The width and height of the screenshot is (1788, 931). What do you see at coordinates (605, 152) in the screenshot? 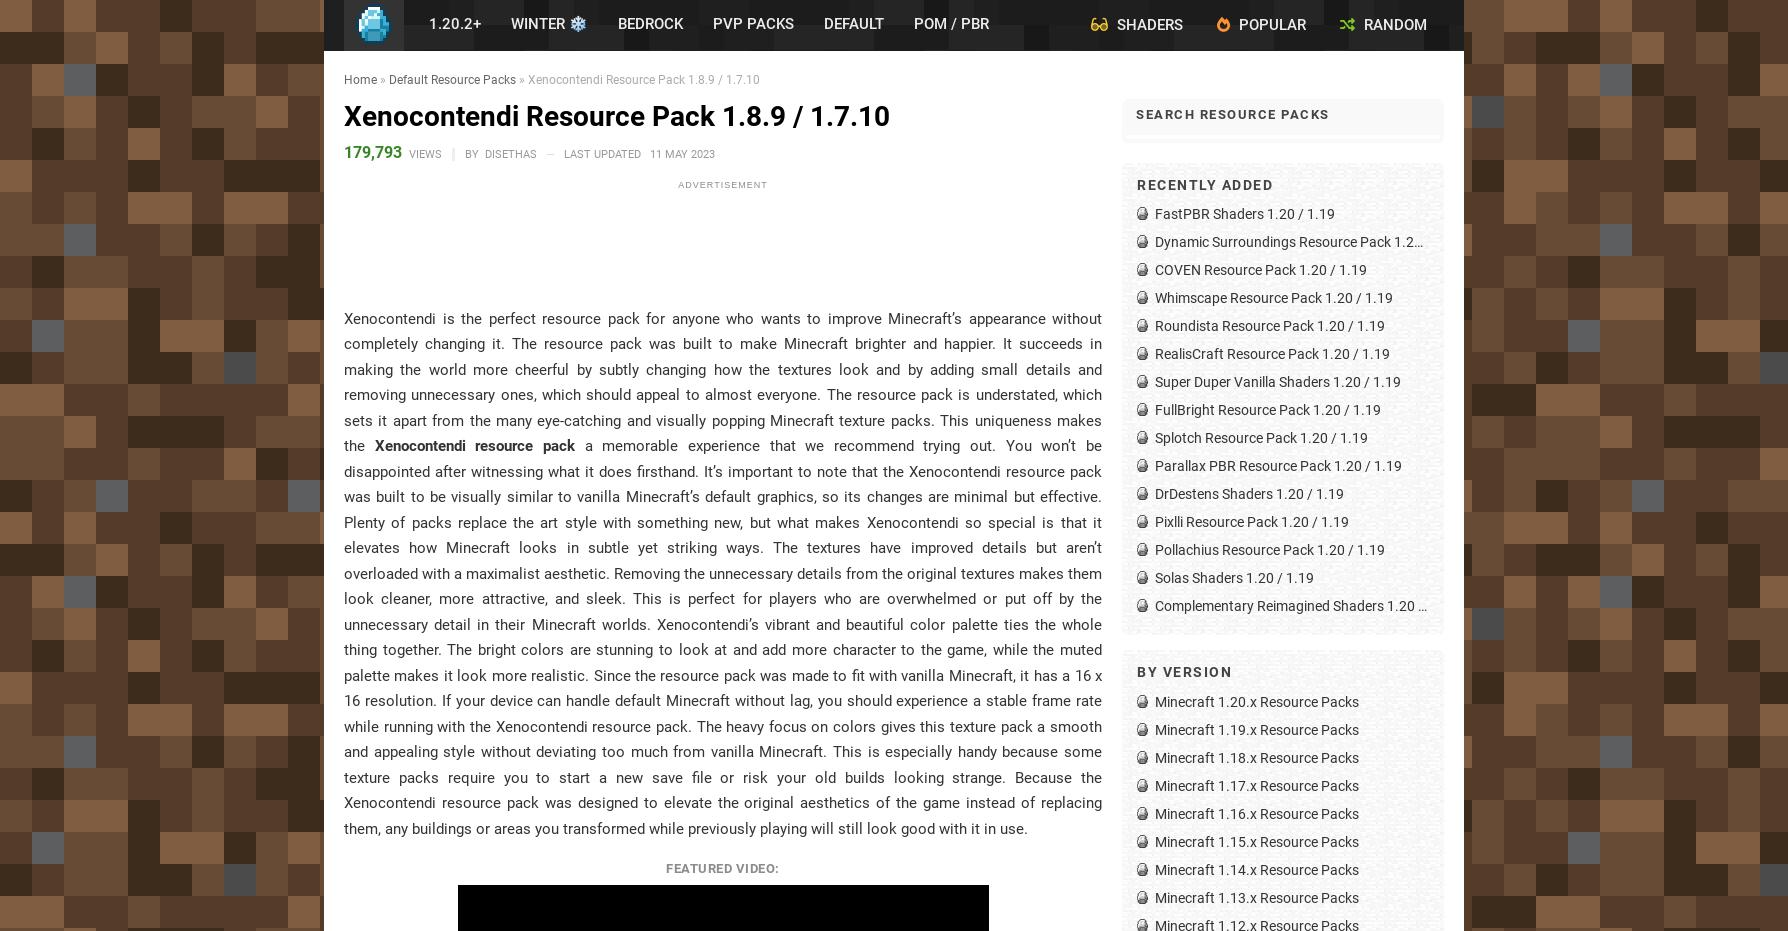
I see `'Last updated'` at bounding box center [605, 152].